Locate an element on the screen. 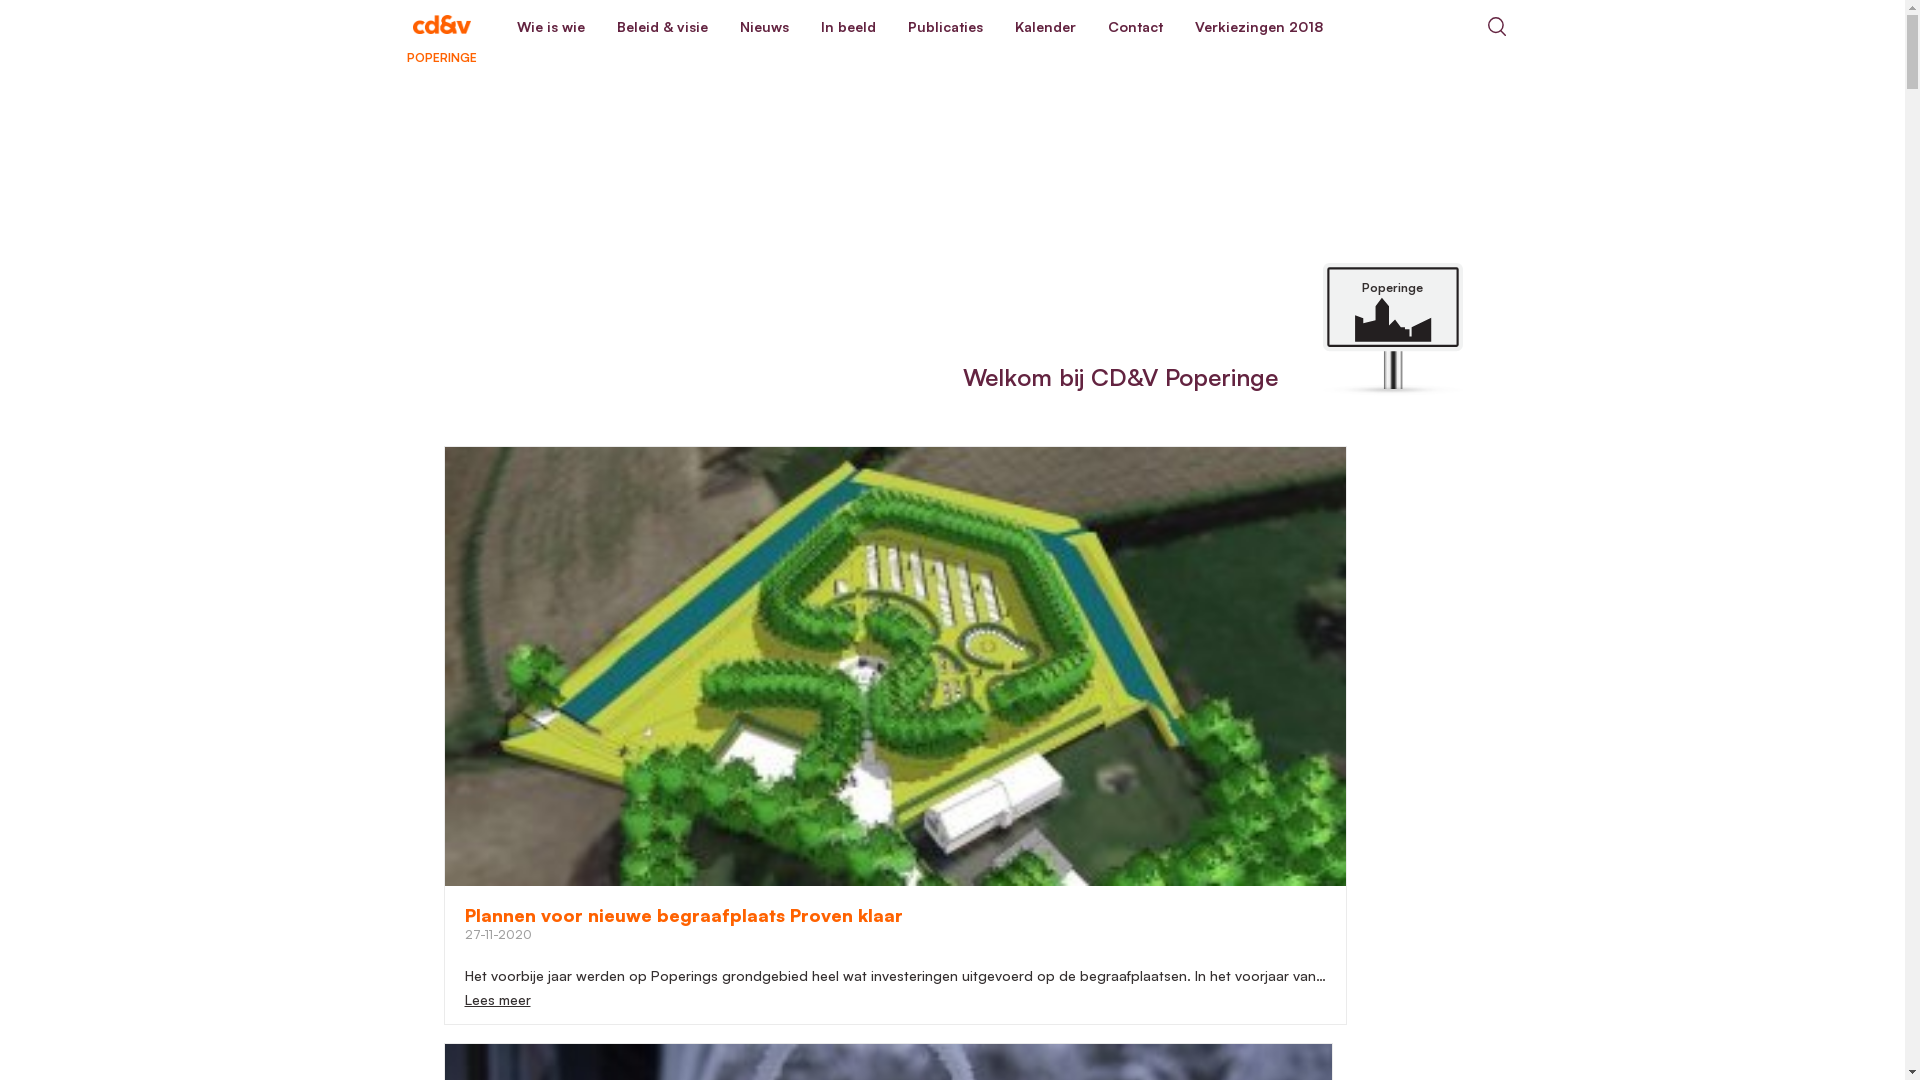  'Contact' is located at coordinates (1135, 27).